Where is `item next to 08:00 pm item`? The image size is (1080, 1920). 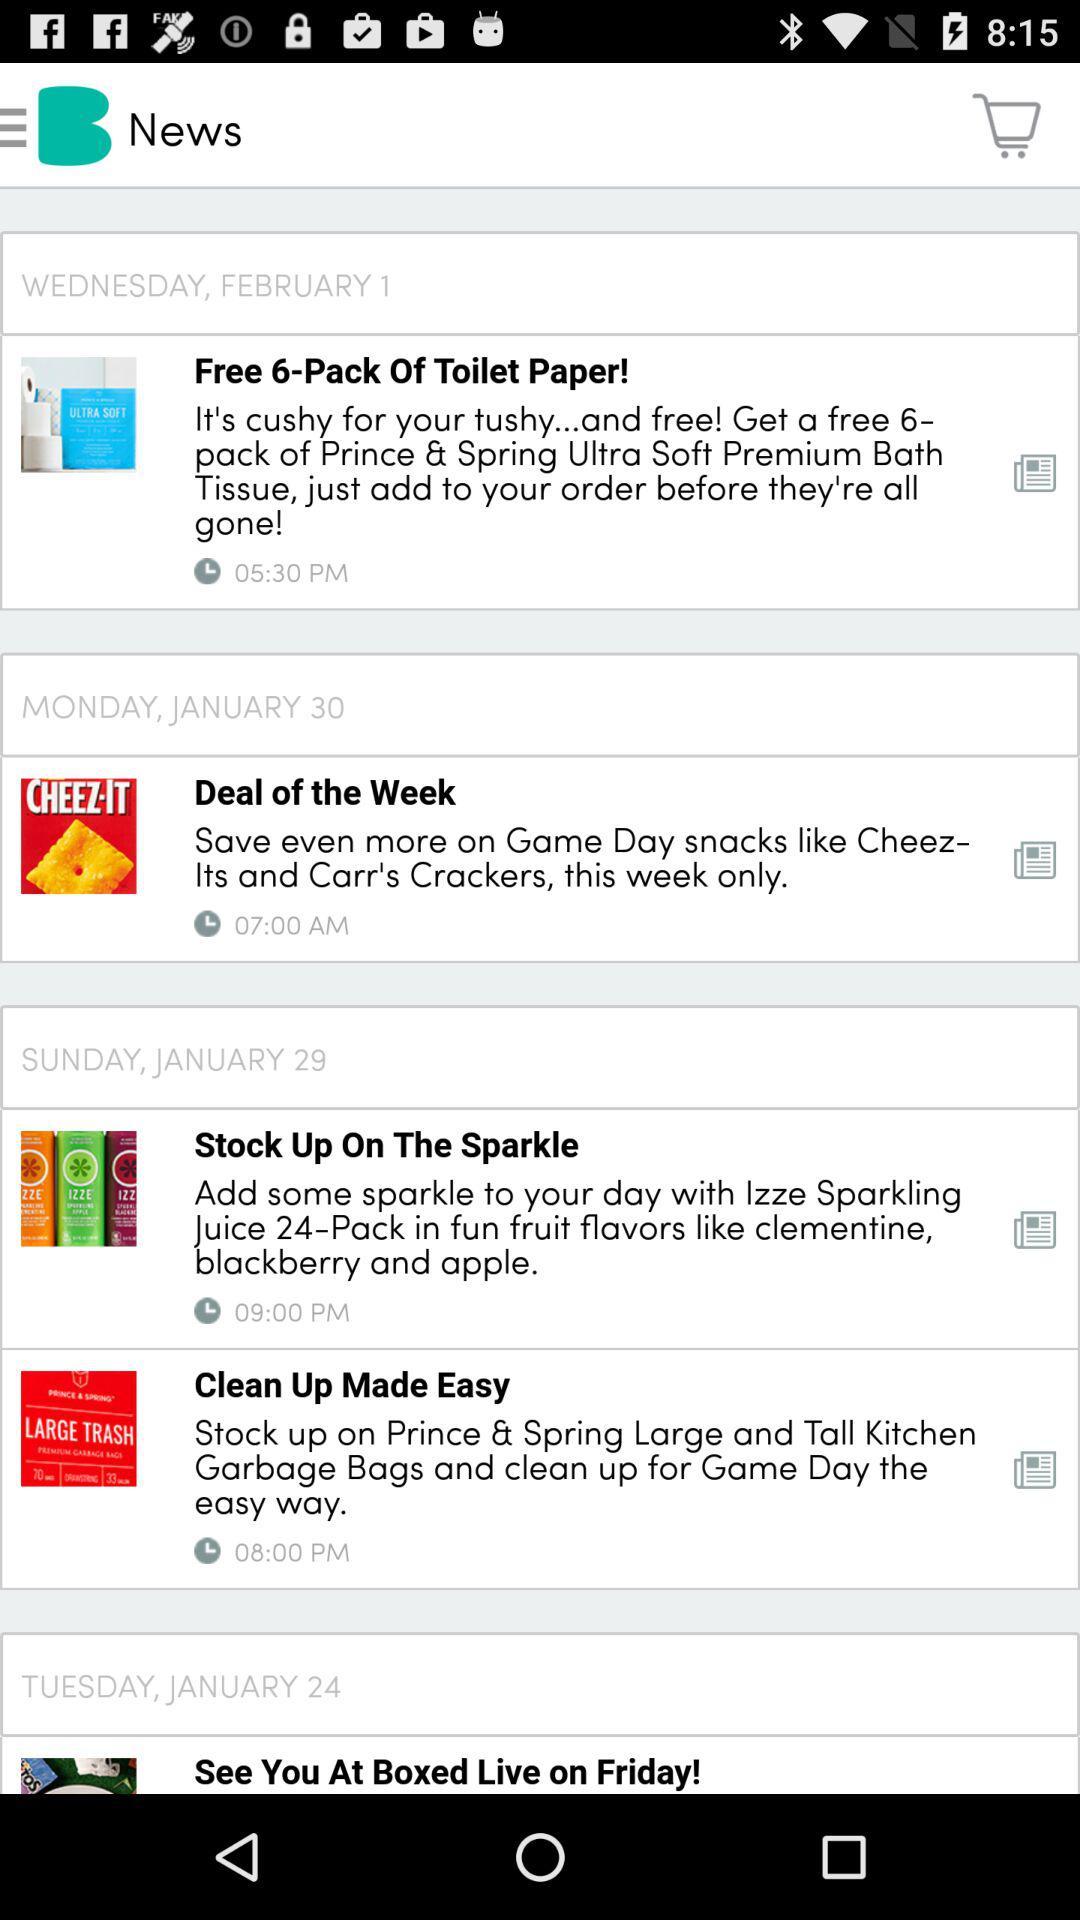
item next to 08:00 pm item is located at coordinates (207, 1549).